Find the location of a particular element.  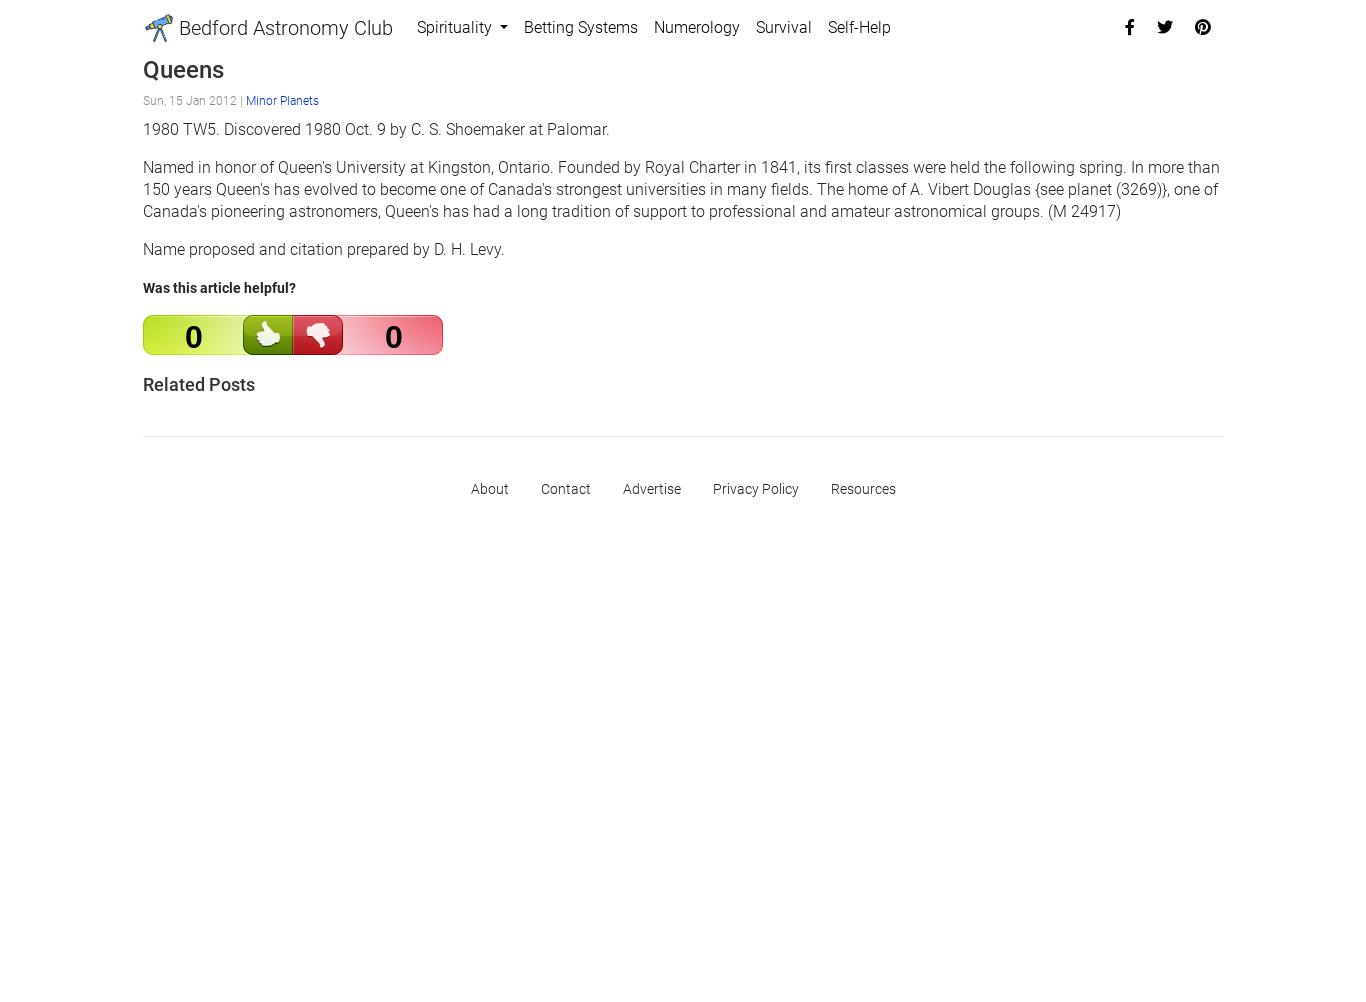

'Survival' is located at coordinates (755, 27).